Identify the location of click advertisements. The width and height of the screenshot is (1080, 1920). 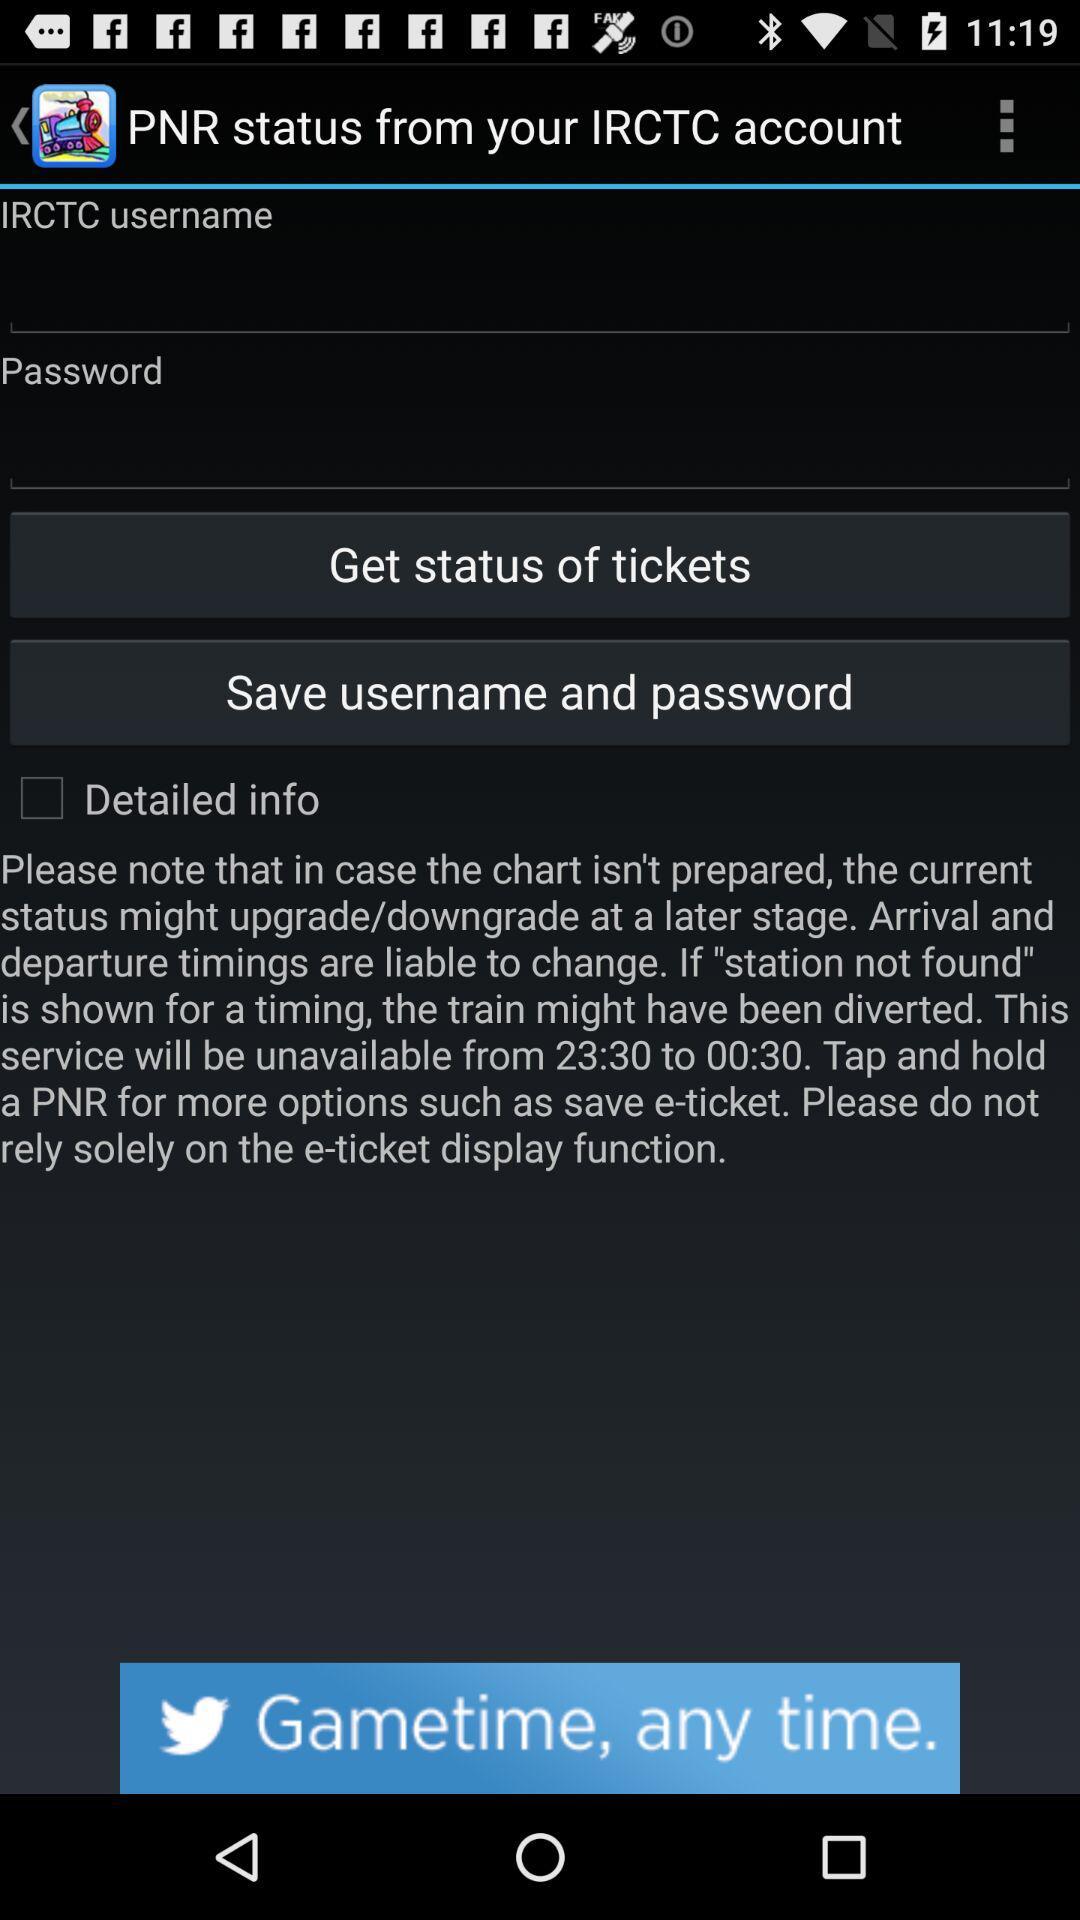
(540, 1727).